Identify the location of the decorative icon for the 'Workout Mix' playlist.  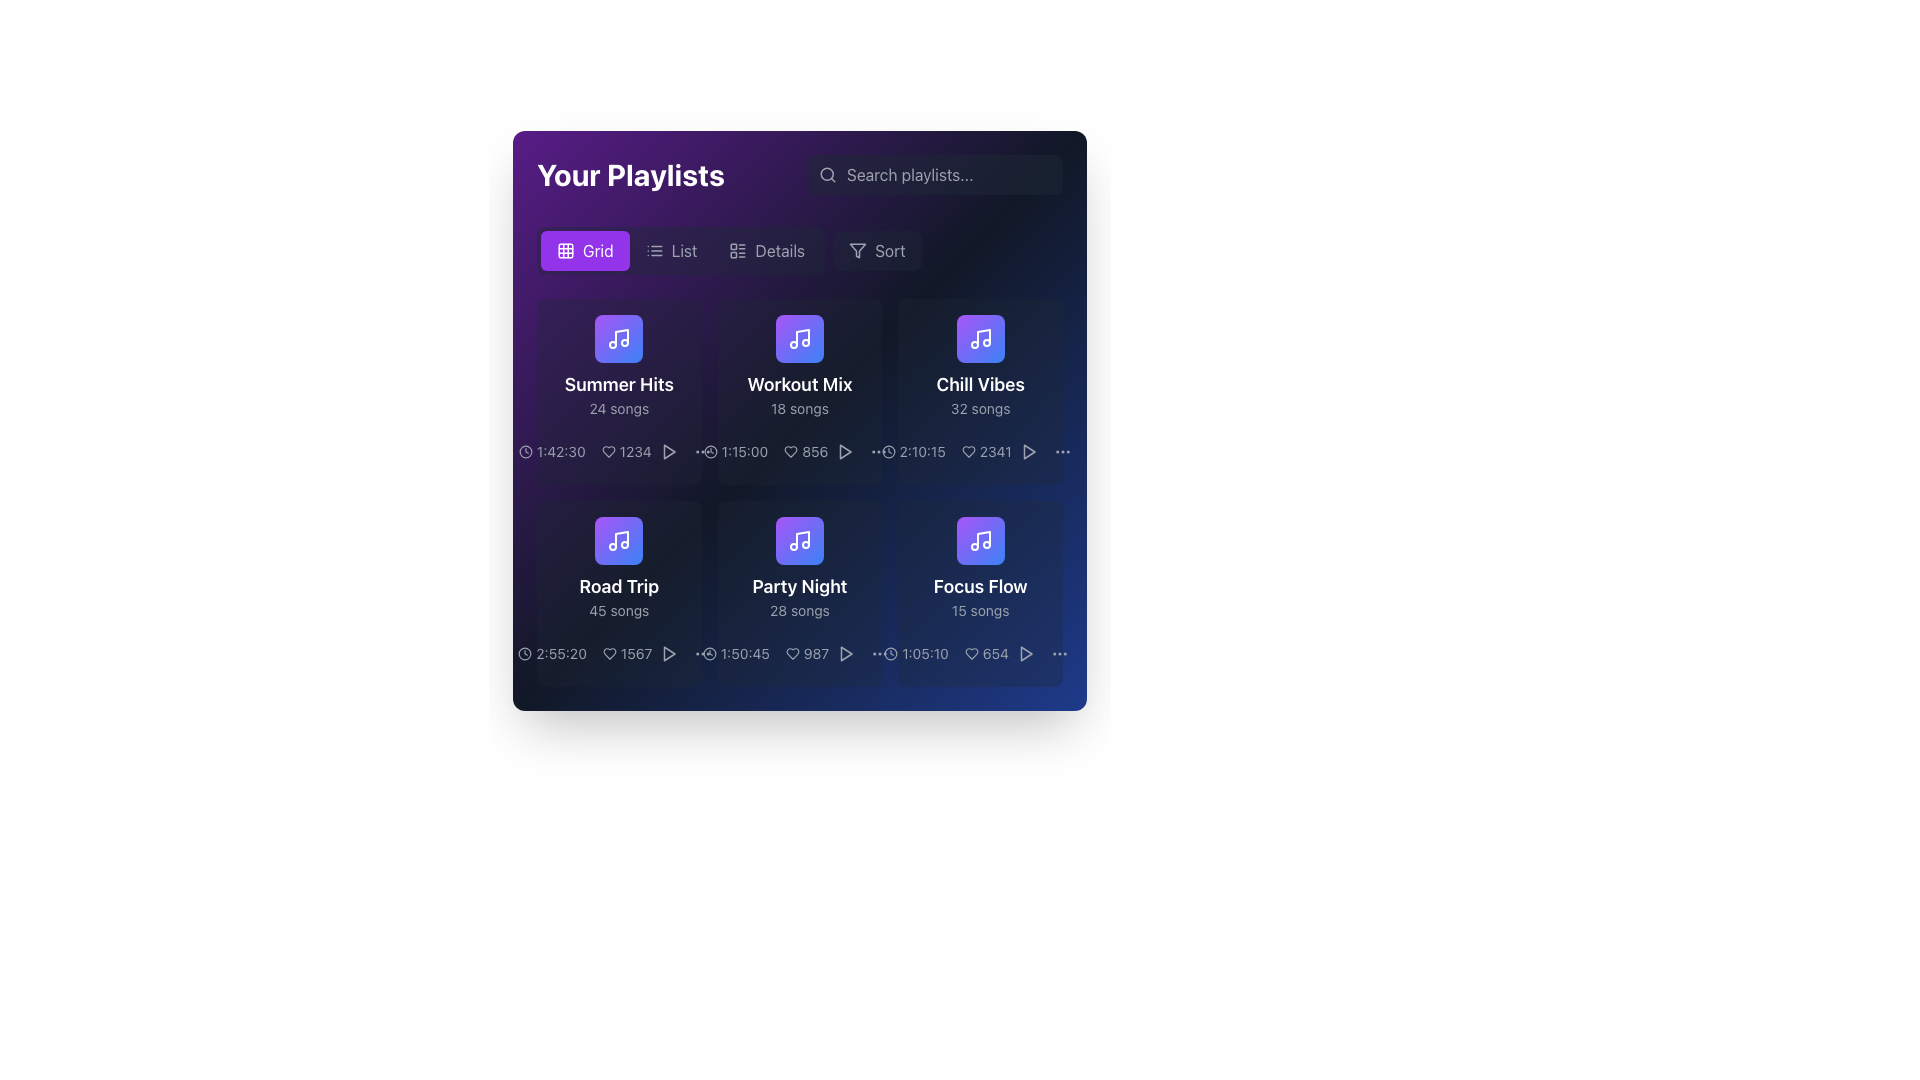
(800, 338).